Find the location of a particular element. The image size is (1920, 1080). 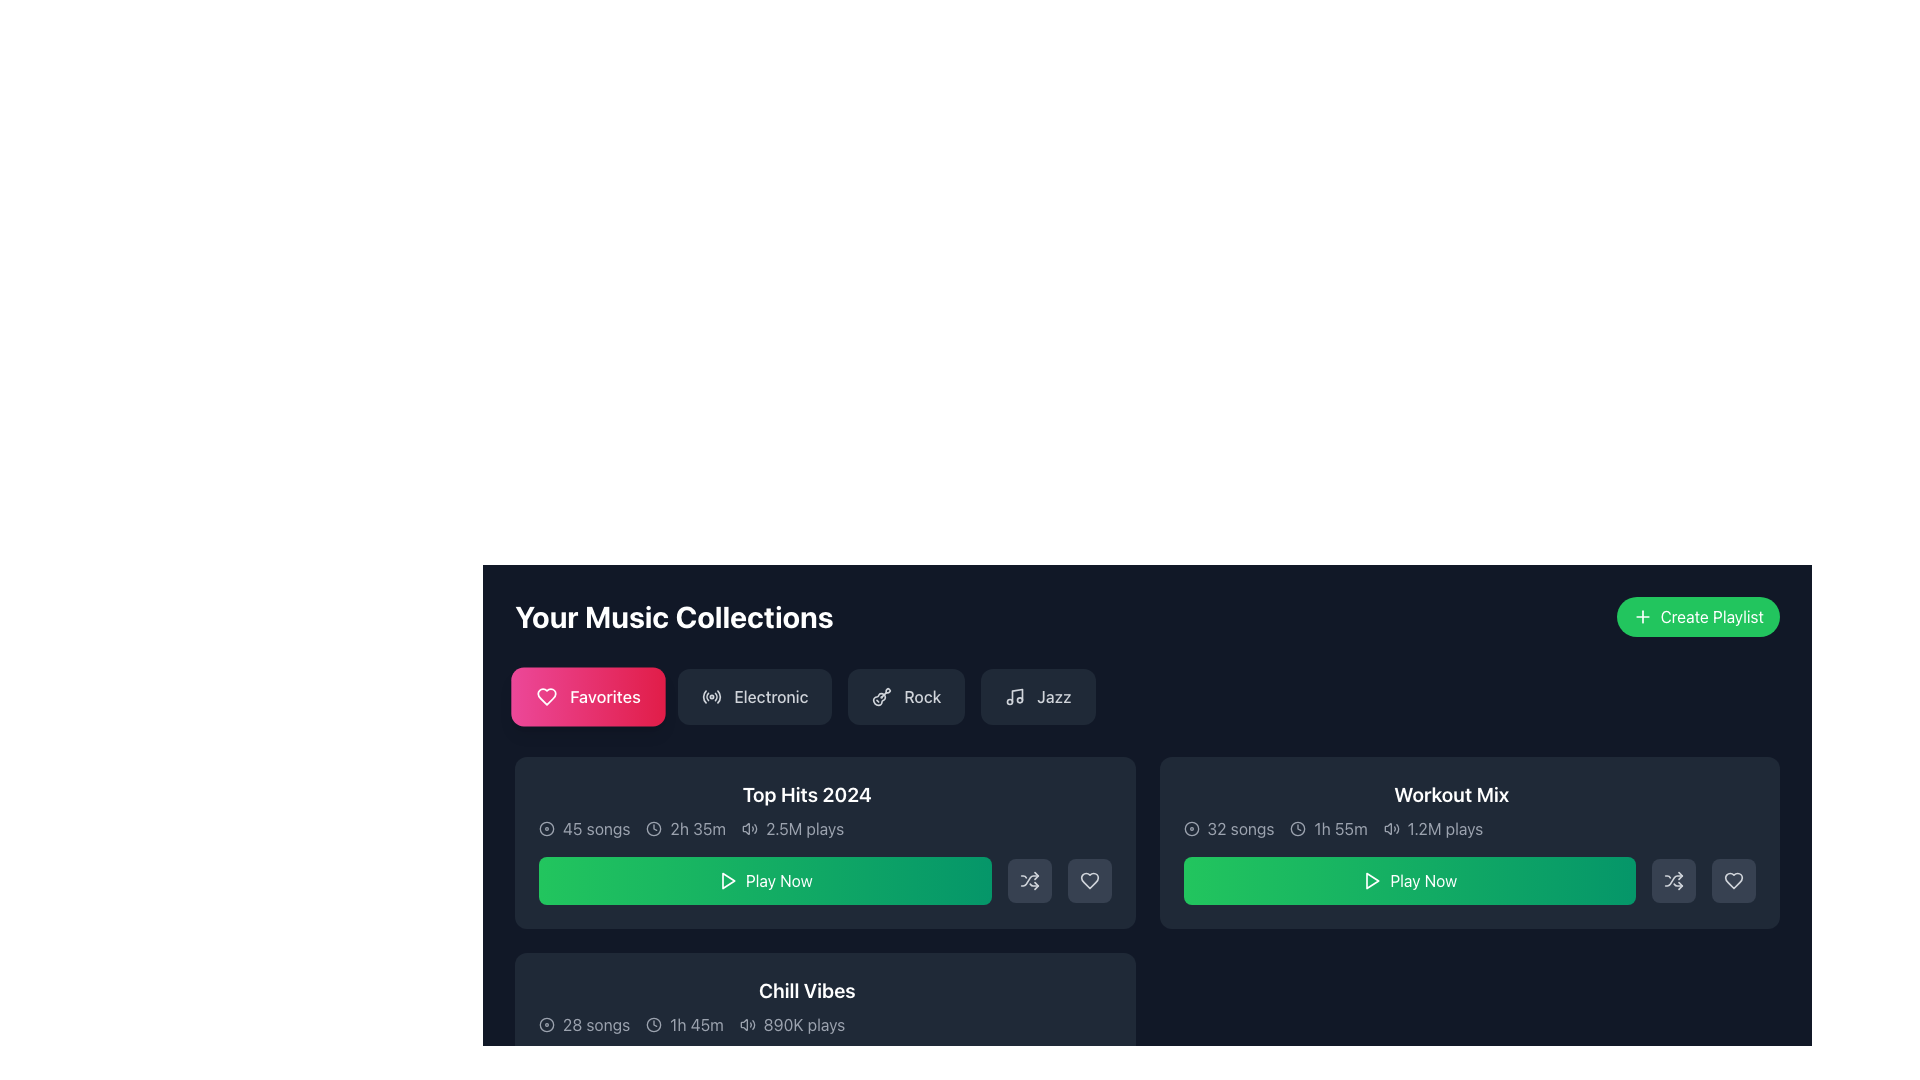

the gray square button with a heart-shaped icon to favorite or unfavorite the playlist, located to the right of the shuffle button in the 'Workout Mix' section is located at coordinates (1732, 879).